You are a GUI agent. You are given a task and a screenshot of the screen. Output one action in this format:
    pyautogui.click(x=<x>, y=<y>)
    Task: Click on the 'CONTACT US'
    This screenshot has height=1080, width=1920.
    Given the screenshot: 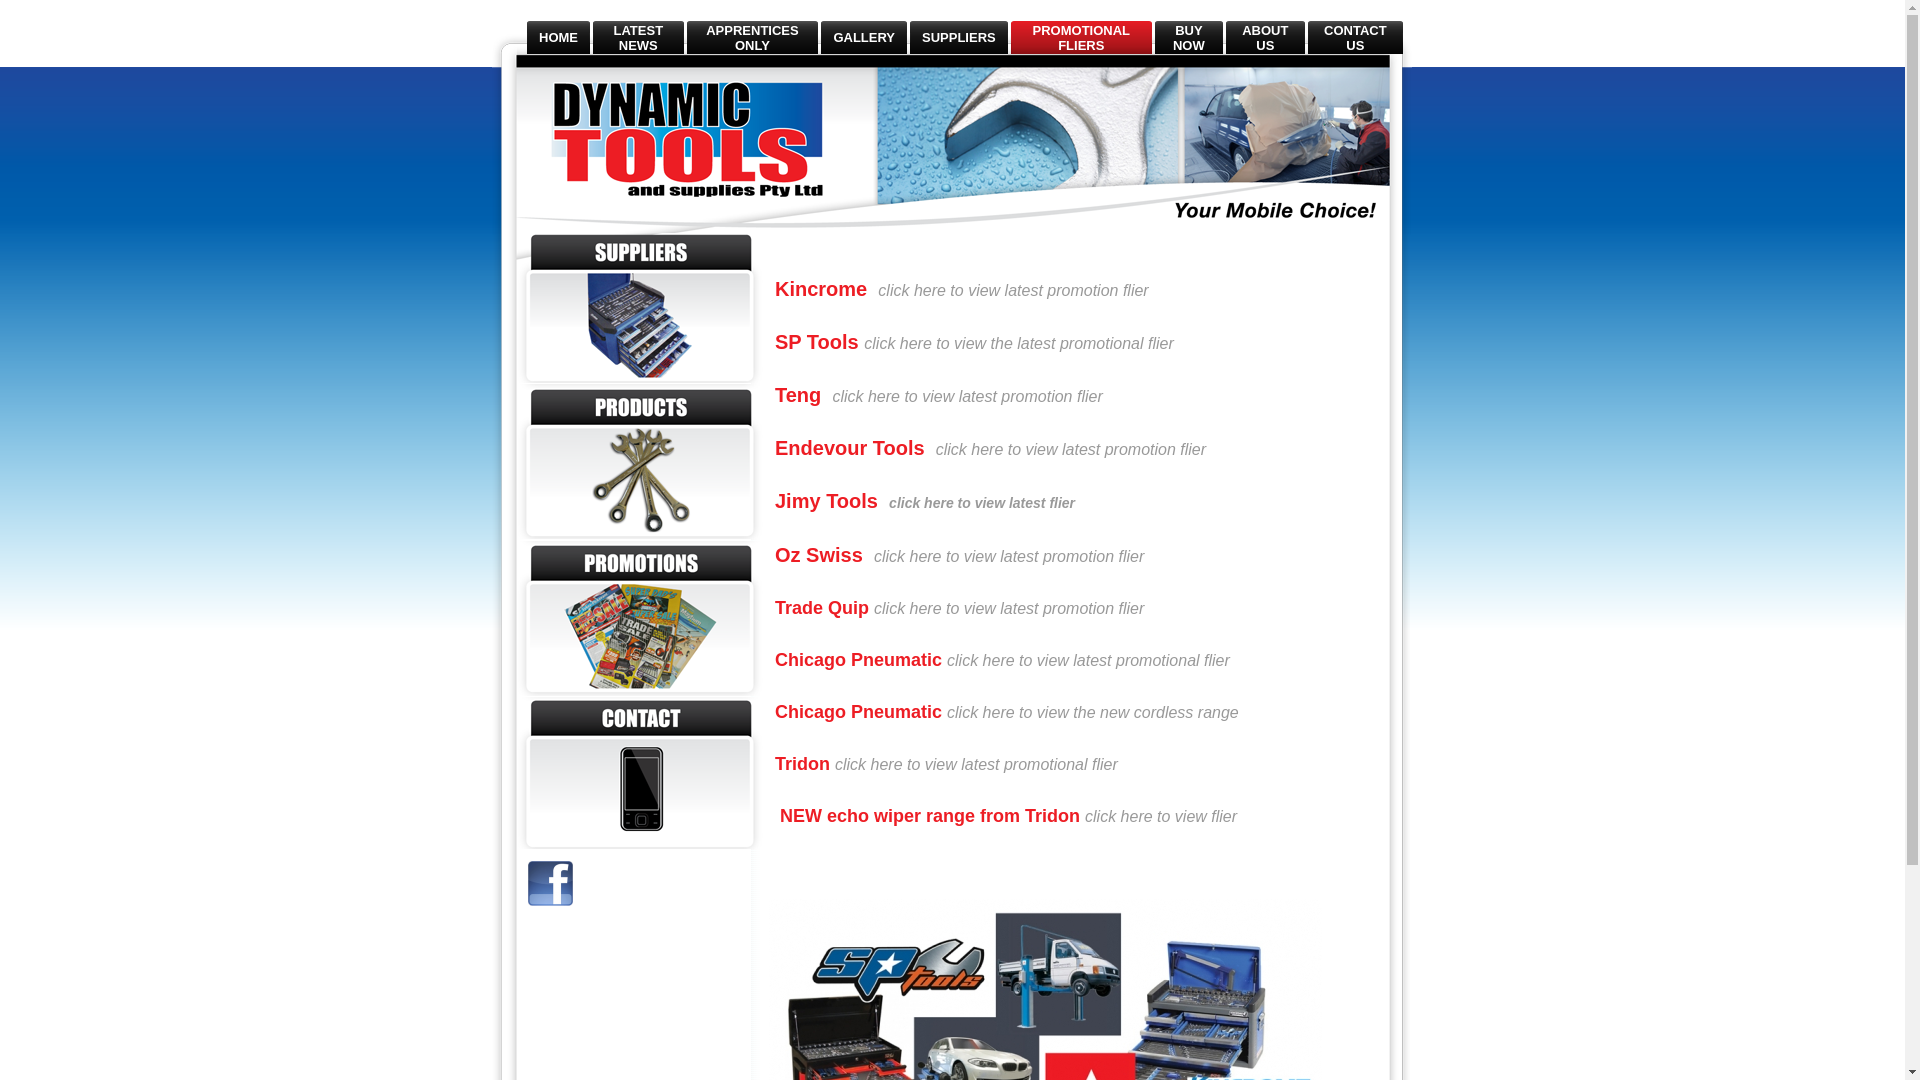 What is the action you would take?
    pyautogui.click(x=1355, y=37)
    